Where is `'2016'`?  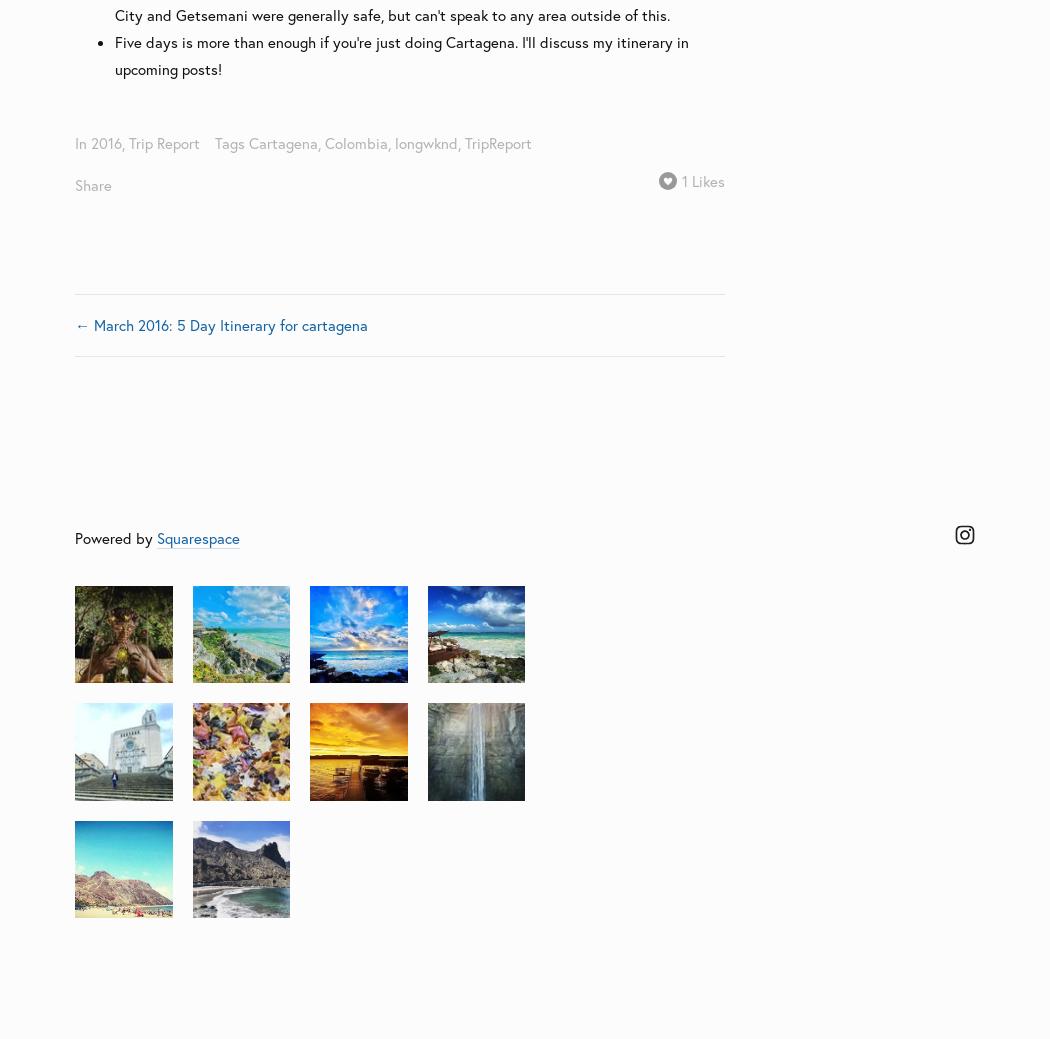
'2016' is located at coordinates (106, 141).